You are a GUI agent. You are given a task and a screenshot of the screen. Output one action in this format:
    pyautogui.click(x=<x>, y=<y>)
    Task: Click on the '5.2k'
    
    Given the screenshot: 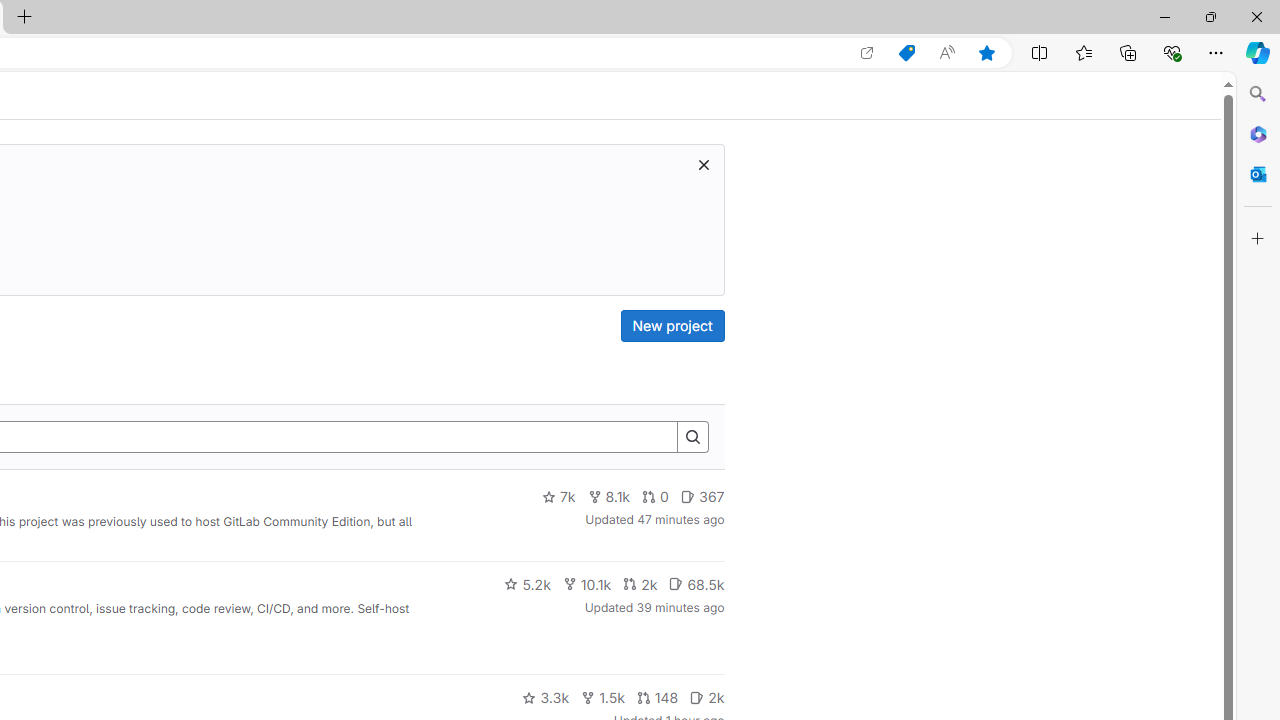 What is the action you would take?
    pyautogui.click(x=527, y=583)
    